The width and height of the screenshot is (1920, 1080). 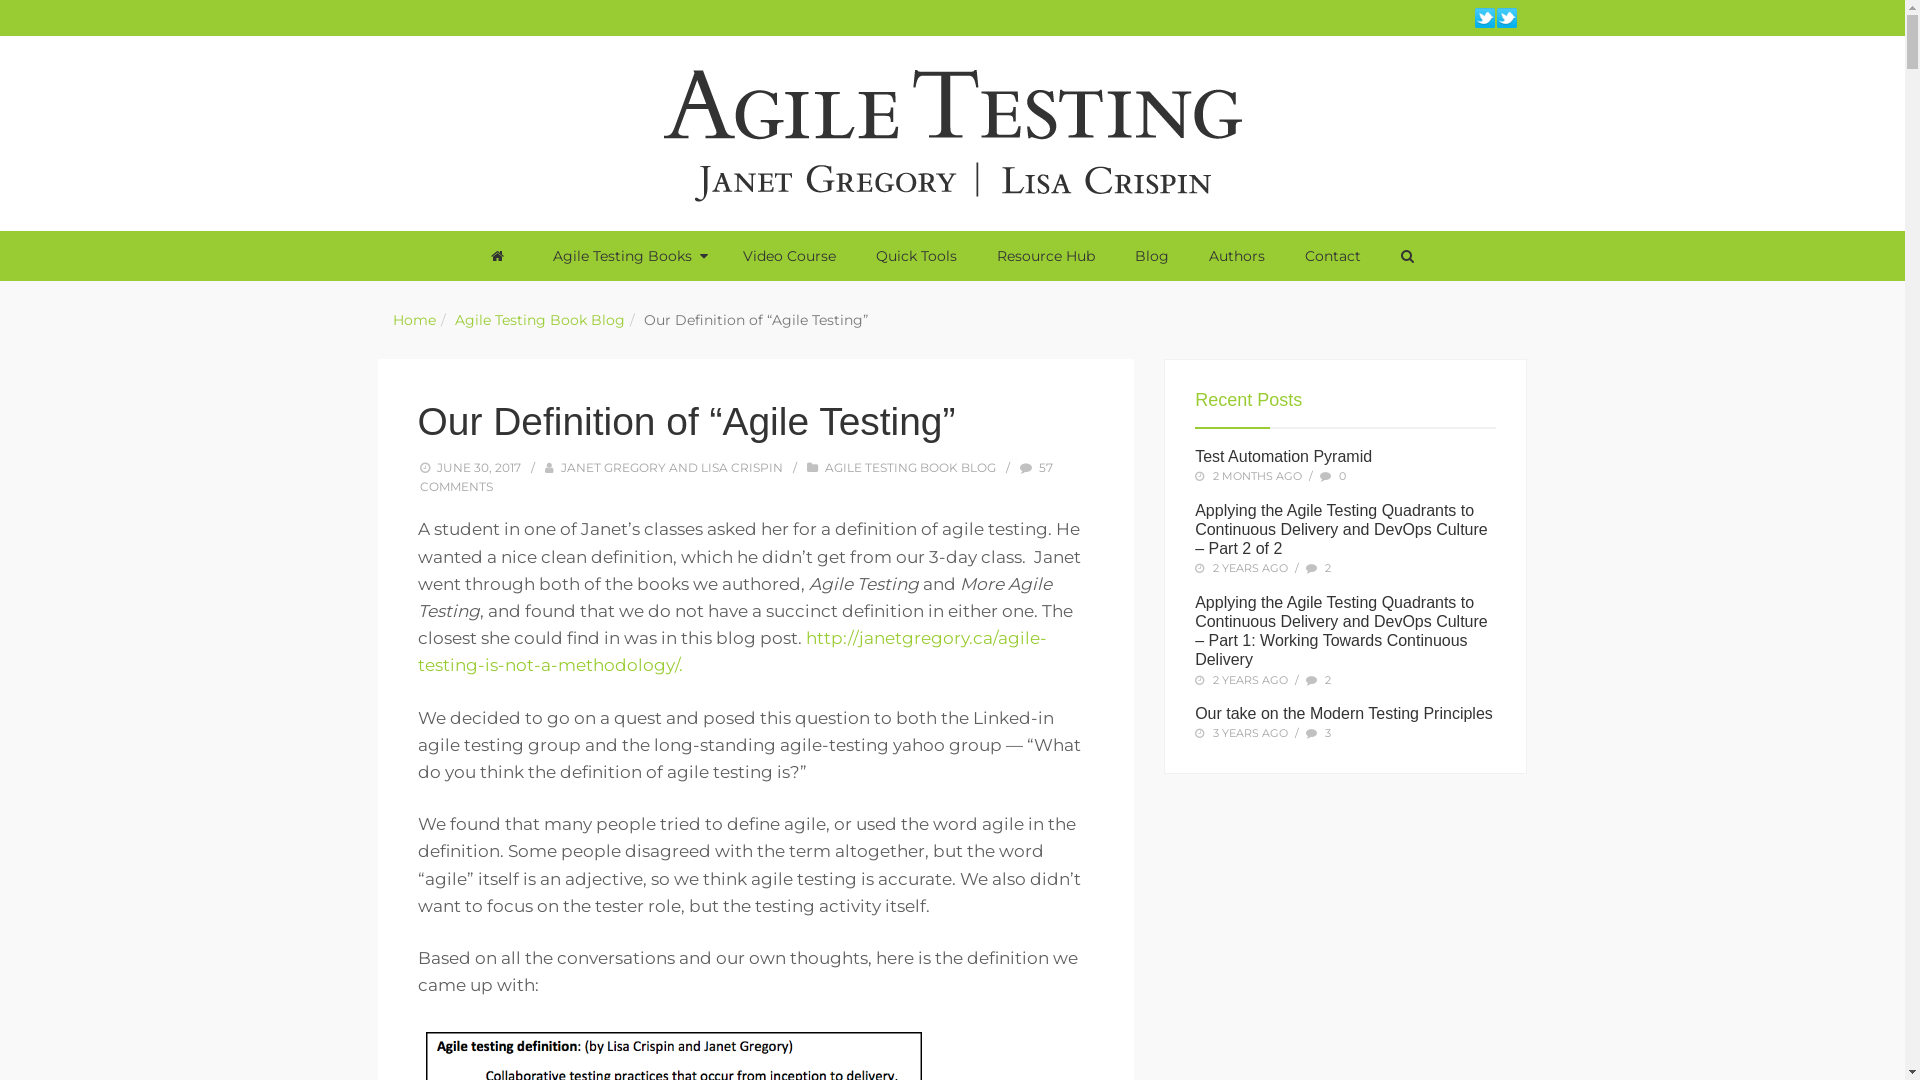 What do you see at coordinates (532, 254) in the screenshot?
I see `'Agile Testing Books'` at bounding box center [532, 254].